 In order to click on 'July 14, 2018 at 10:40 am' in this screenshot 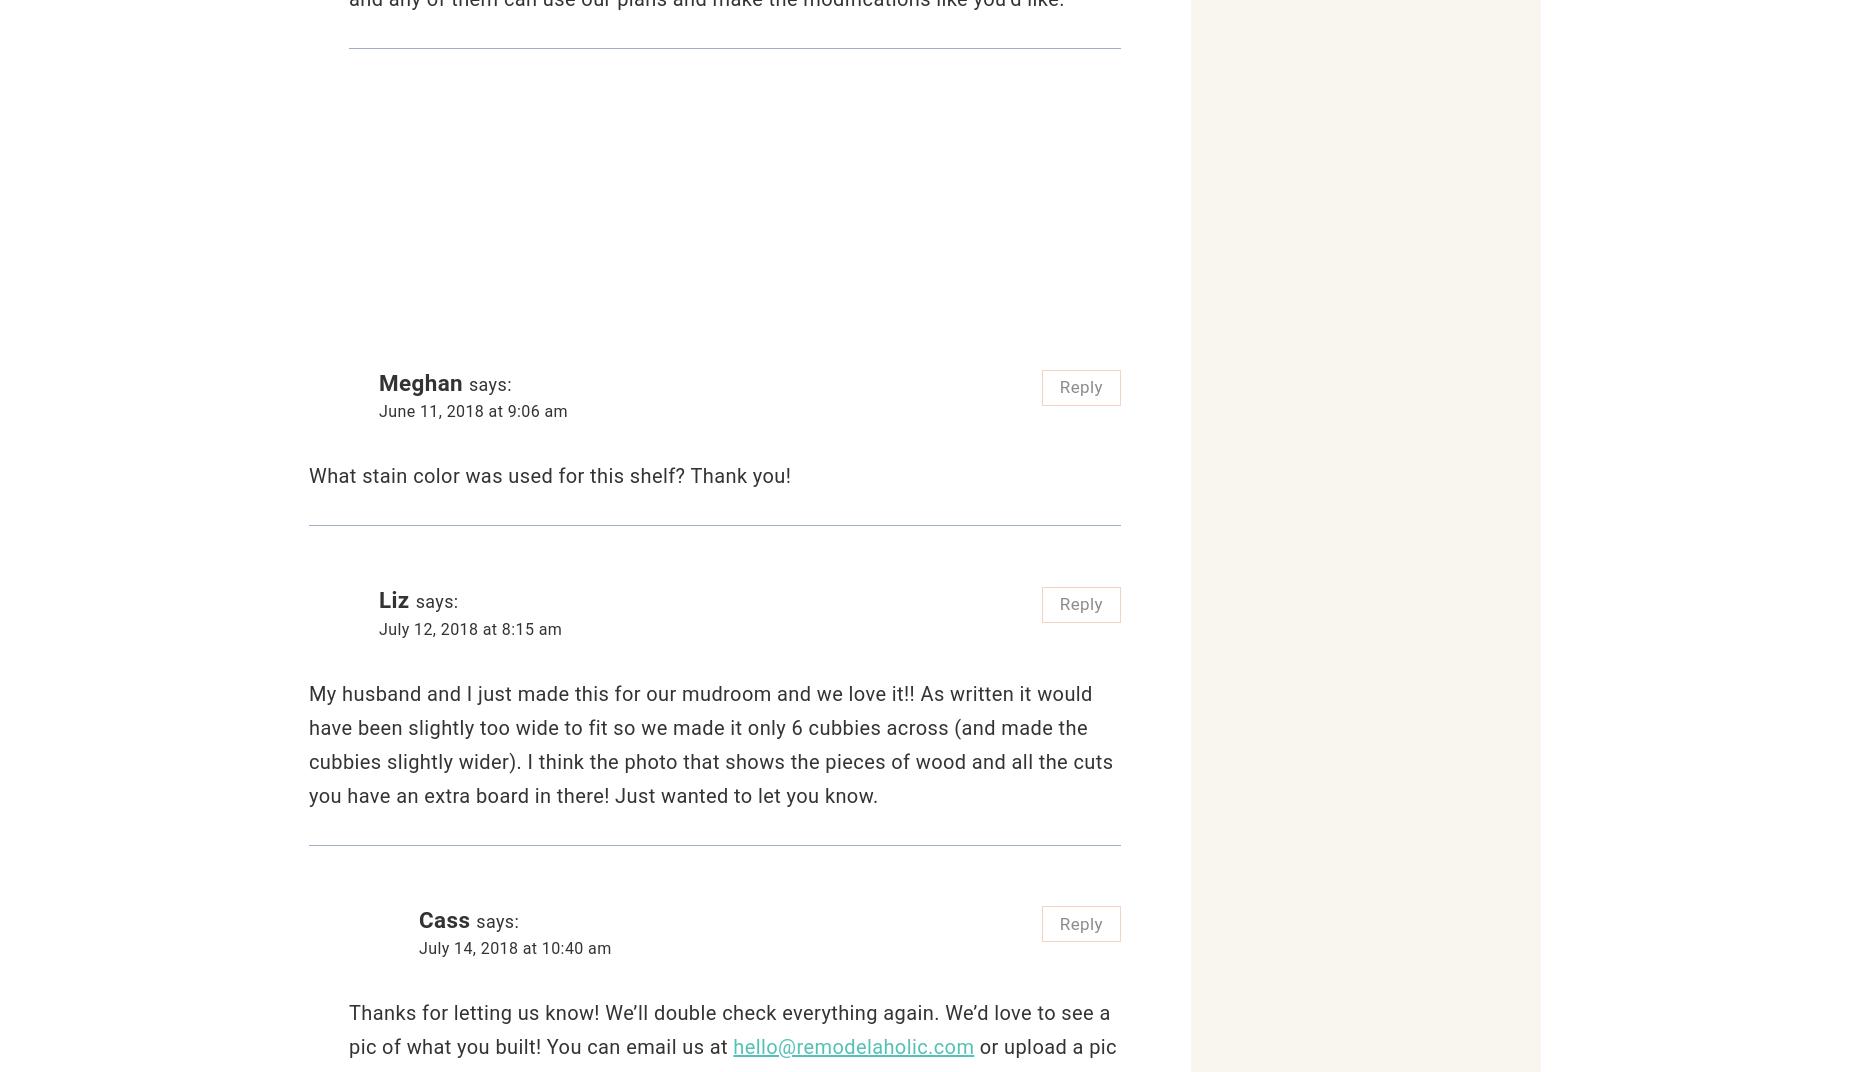, I will do `click(515, 946)`.